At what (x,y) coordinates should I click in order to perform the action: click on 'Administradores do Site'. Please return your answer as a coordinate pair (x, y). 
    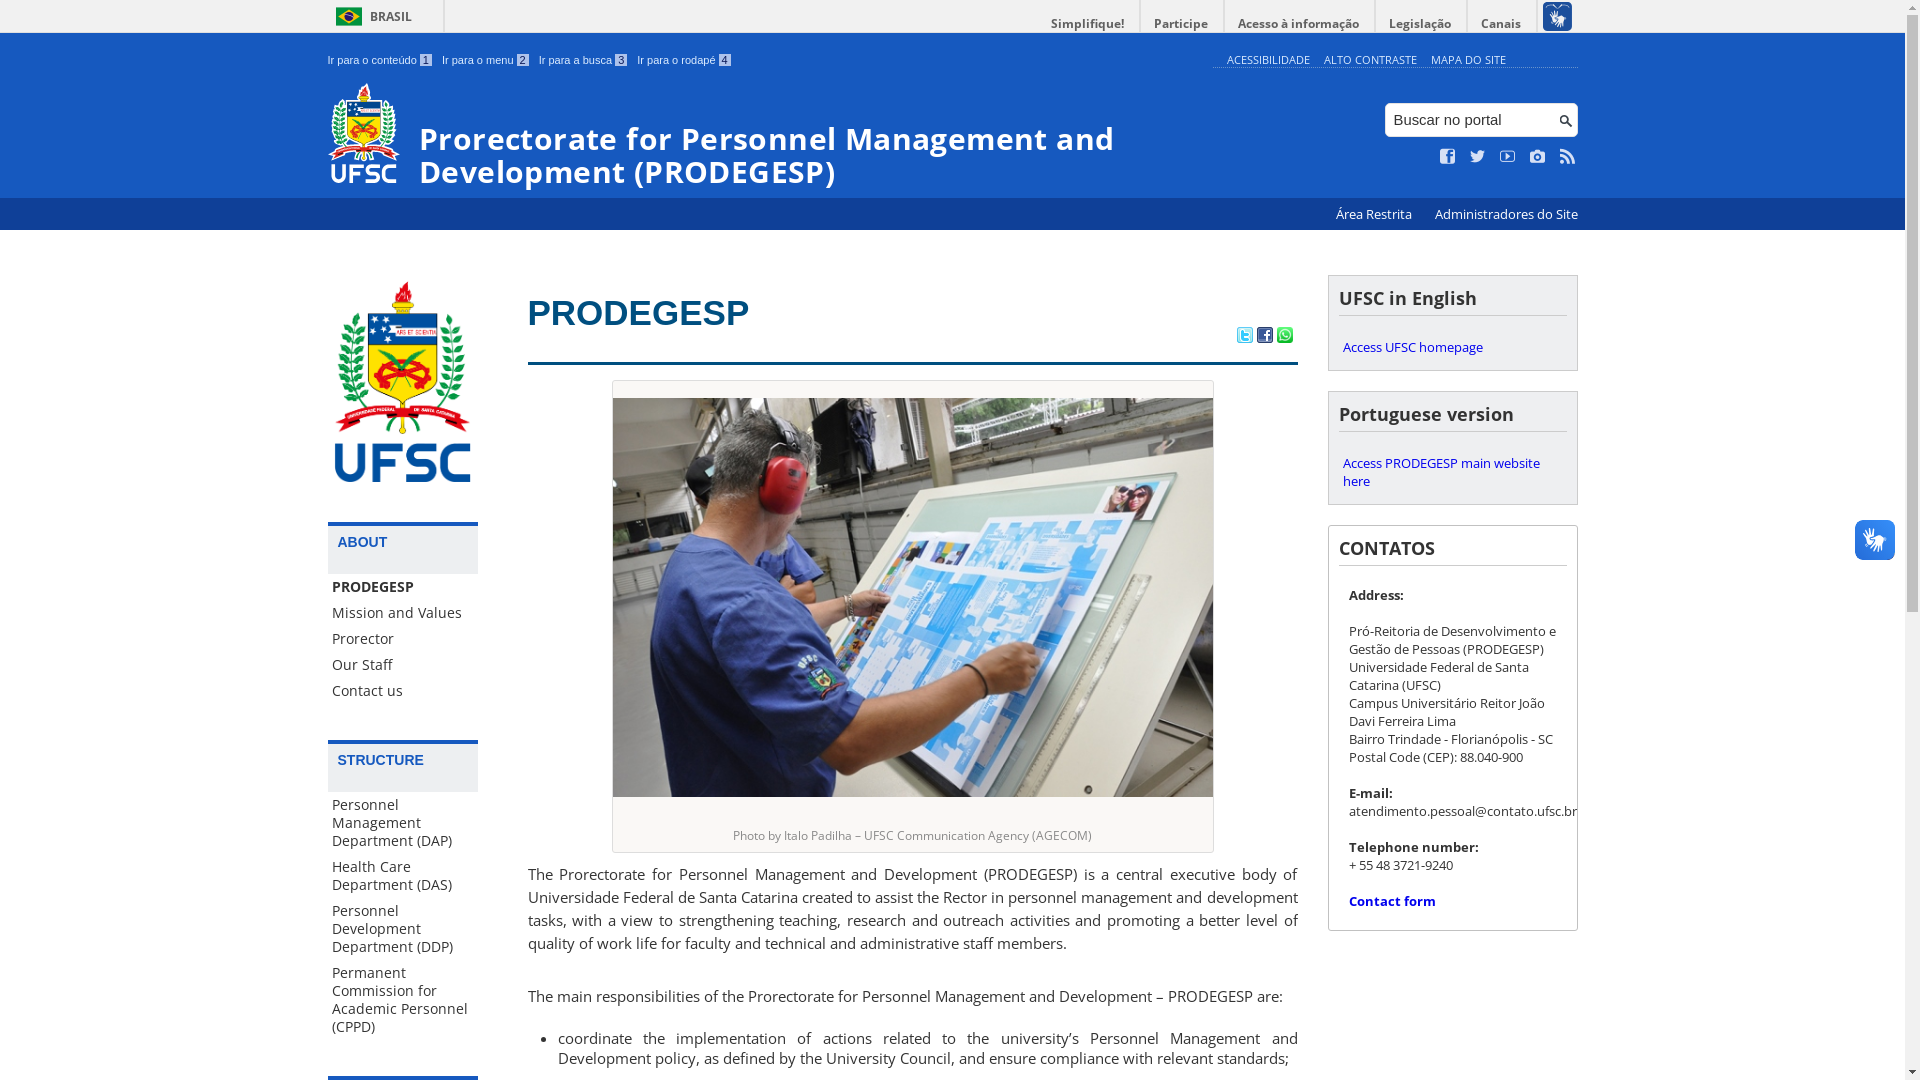
    Looking at the image, I should click on (1505, 214).